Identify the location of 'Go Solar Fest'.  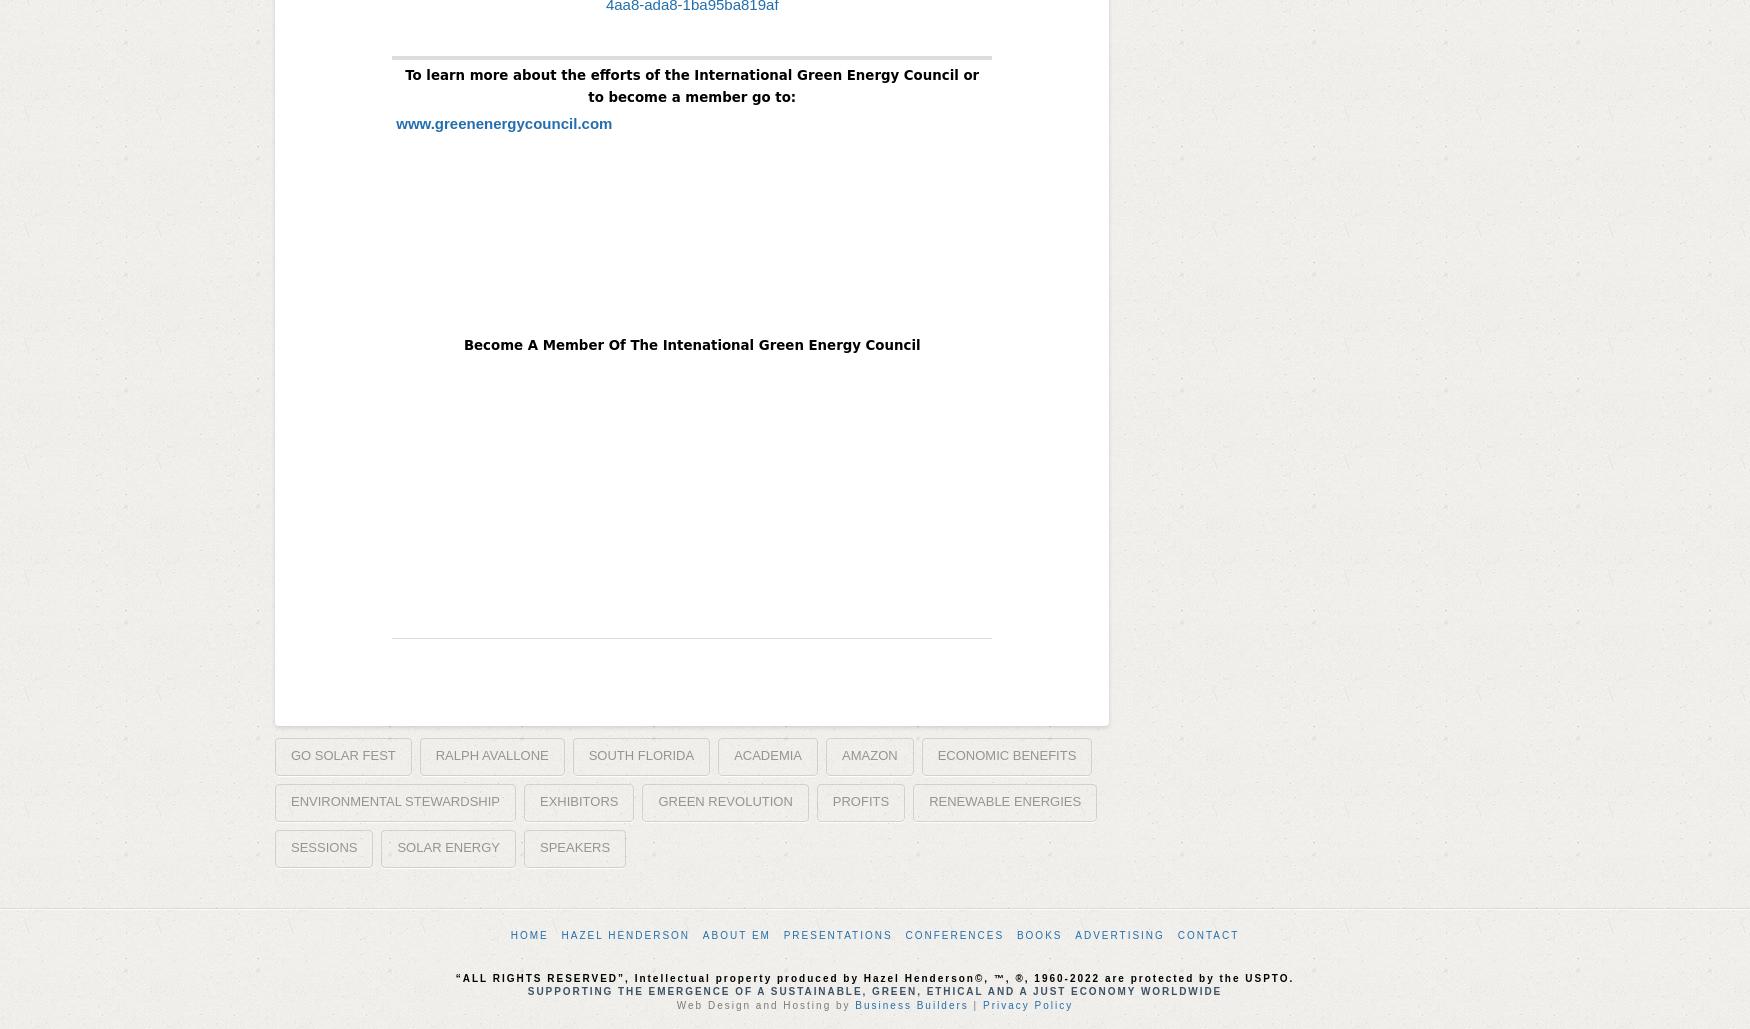
(343, 755).